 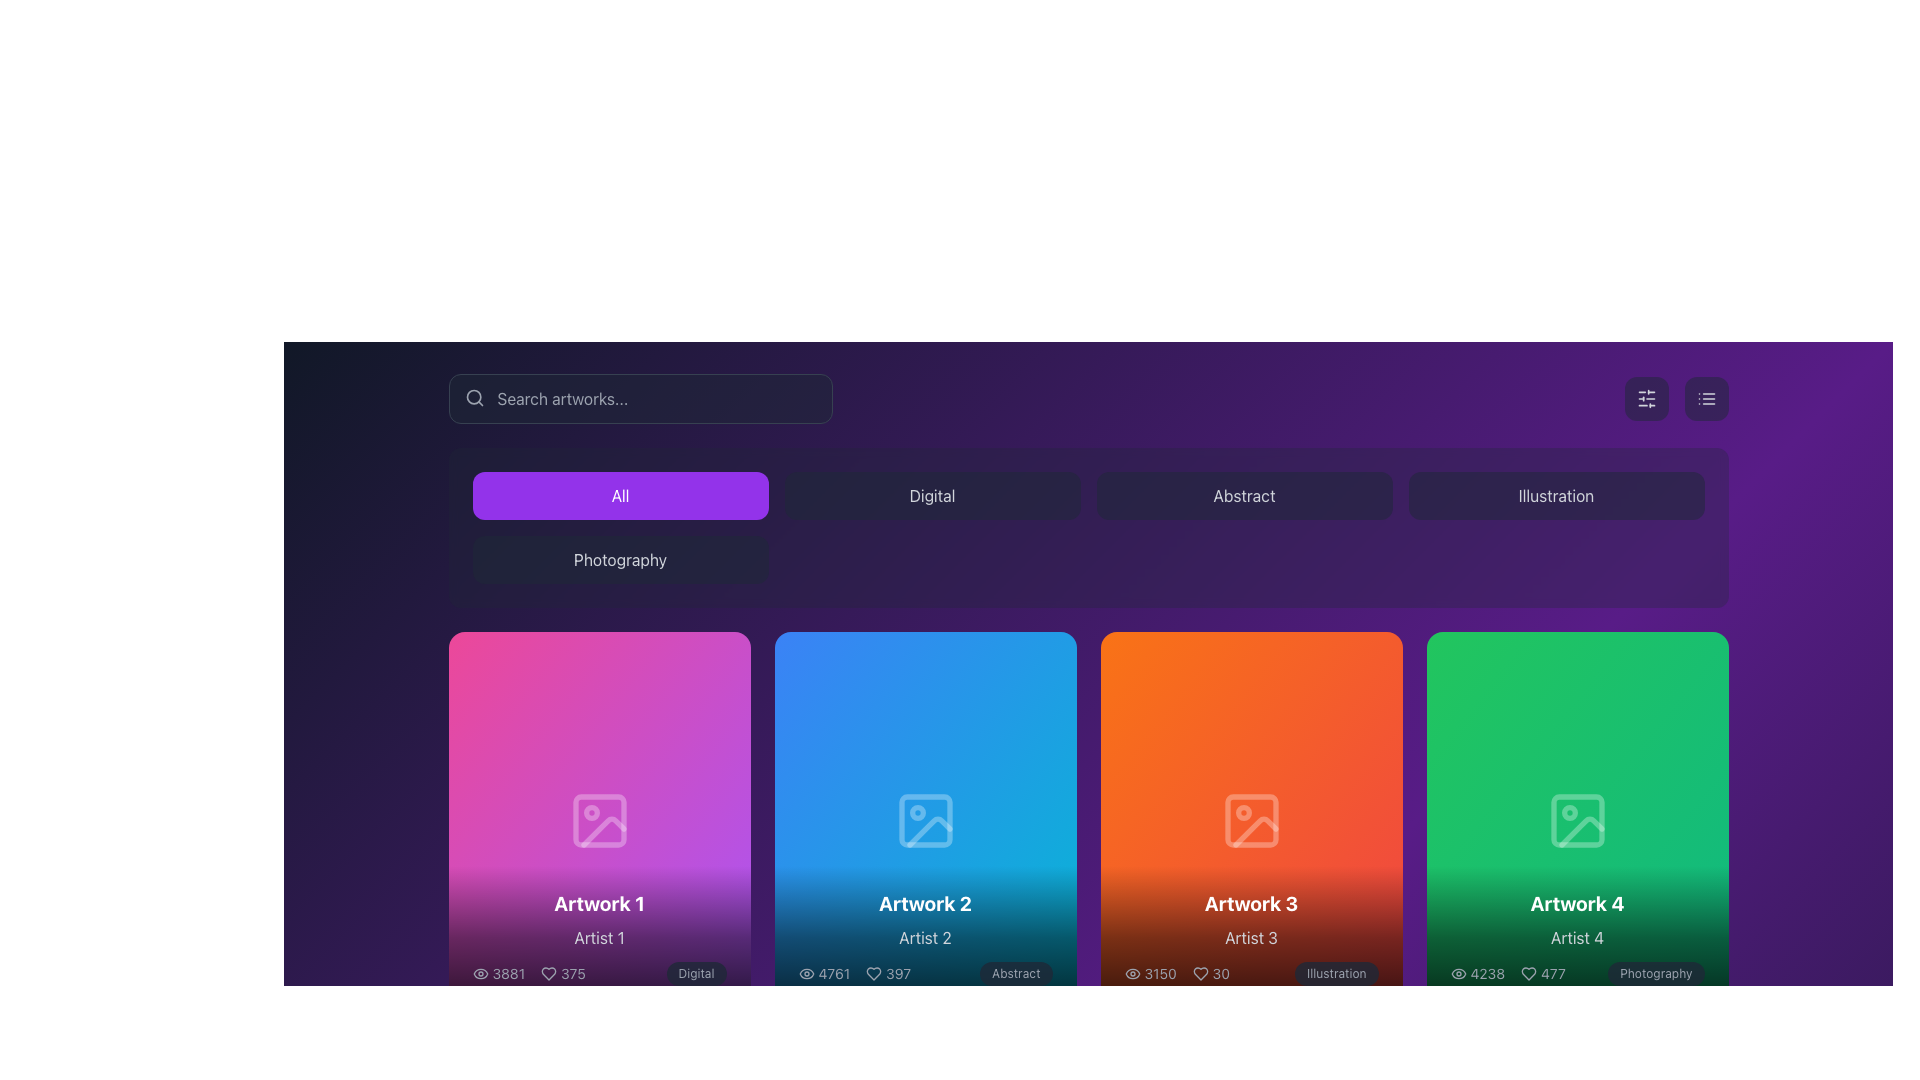 I want to click on the icon-text pair displaying view counts and likes for 'Artwork 2', positioned at the bottom of the artwork card, so click(x=854, y=972).